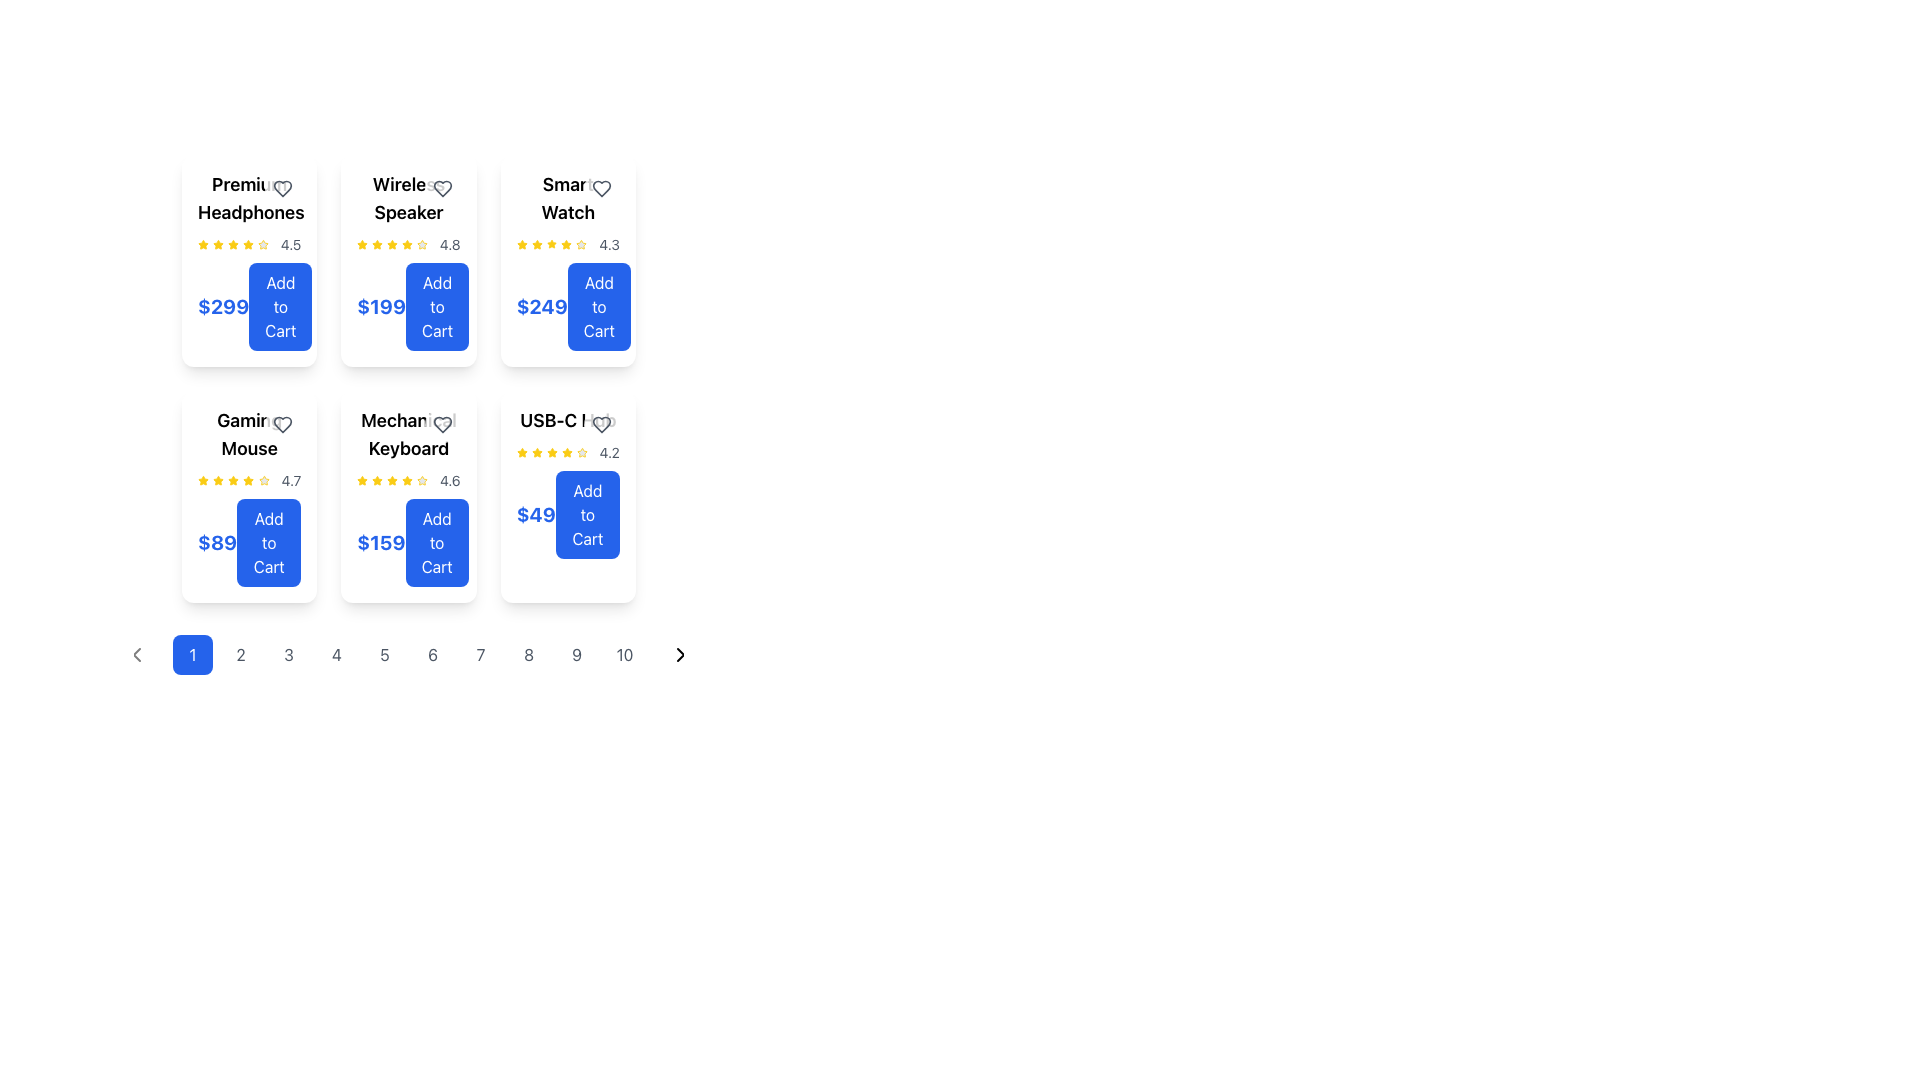 This screenshot has width=1920, height=1080. What do you see at coordinates (407, 481) in the screenshot?
I see `the Rating display with stars and numeric text for the product card titled 'Mechanical Keyboard', located in the bottom row and second column of a 3x2 grid layout` at bounding box center [407, 481].